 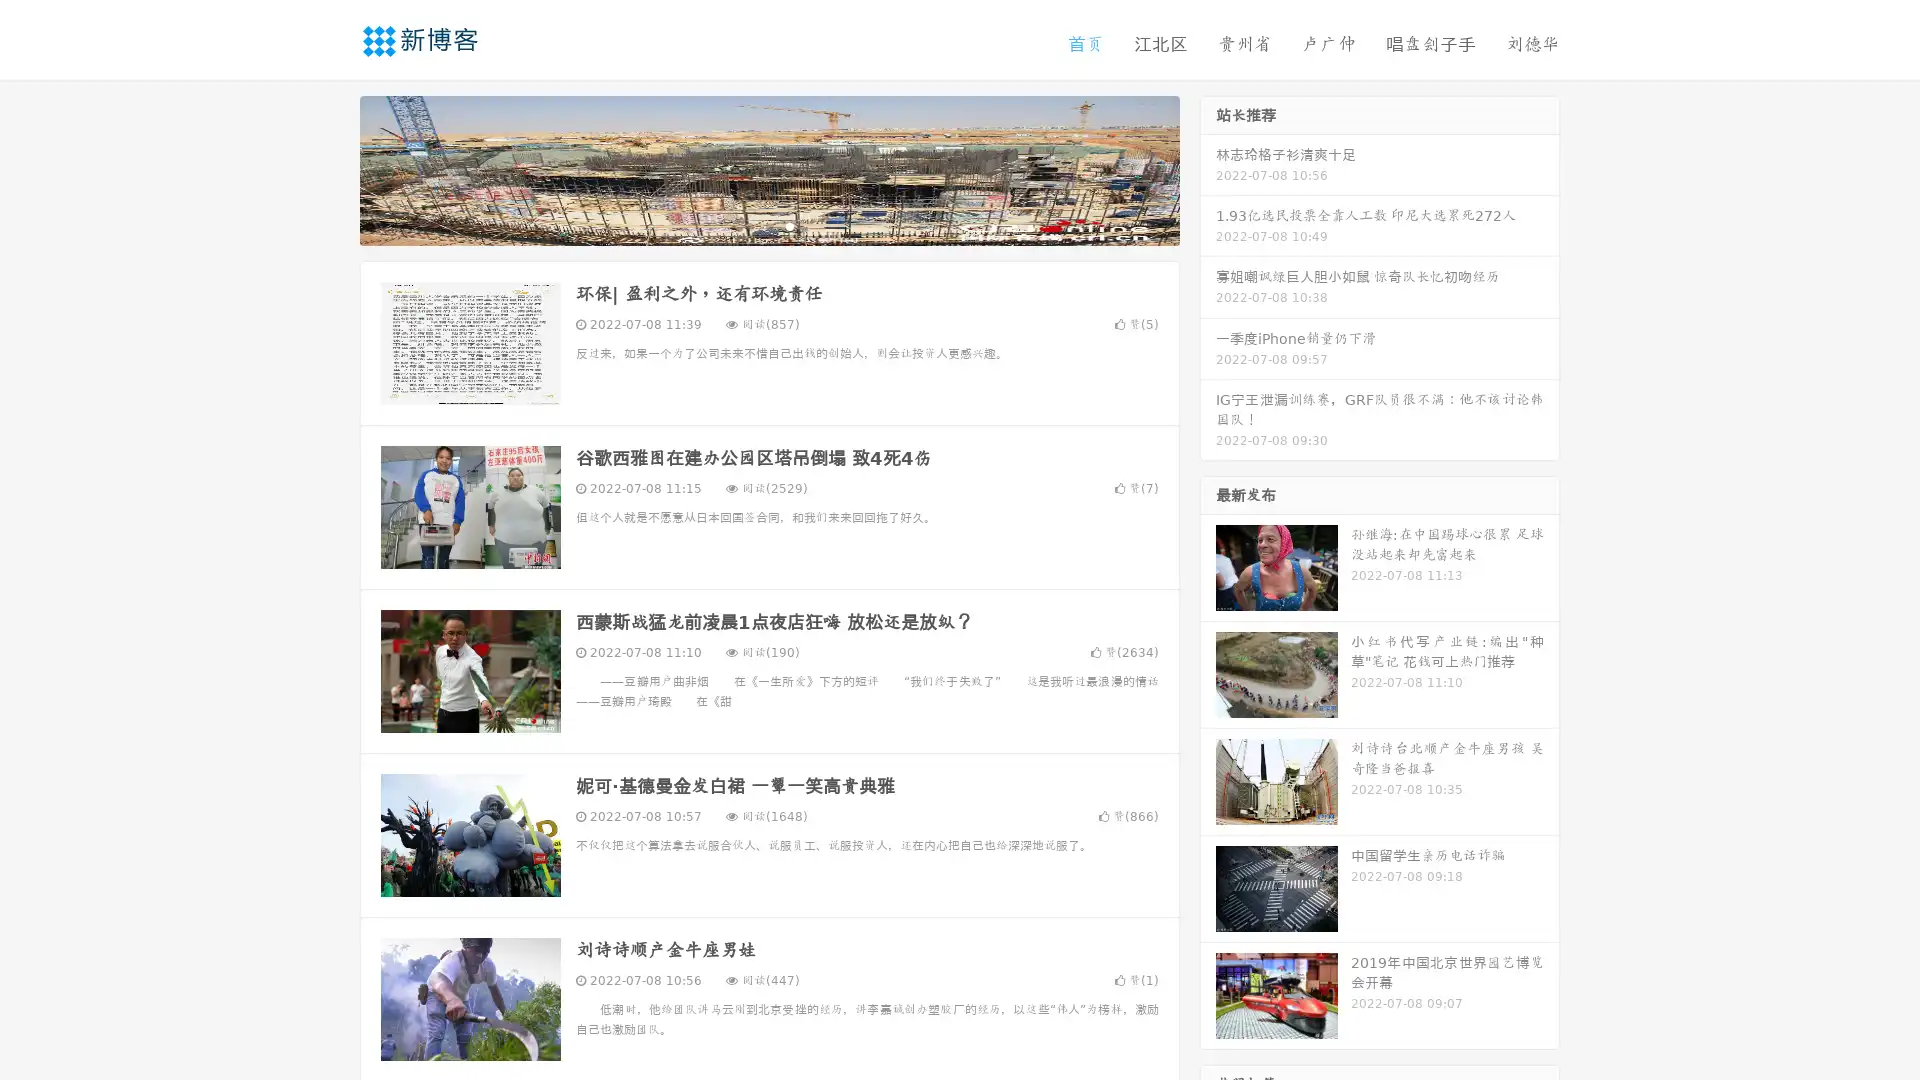 What do you see at coordinates (789, 225) in the screenshot?
I see `Go to slide 3` at bounding box center [789, 225].